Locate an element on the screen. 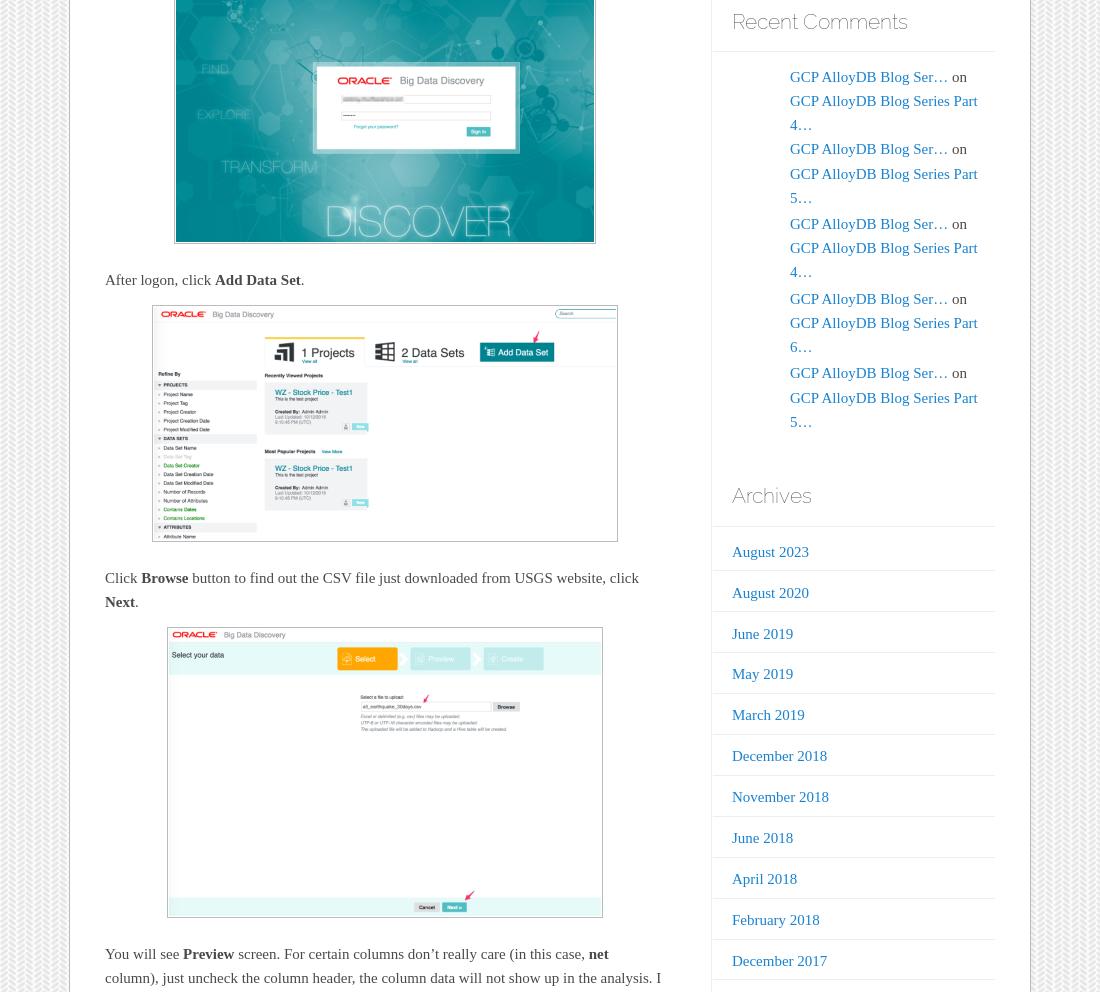  'December 2018' is located at coordinates (779, 755).